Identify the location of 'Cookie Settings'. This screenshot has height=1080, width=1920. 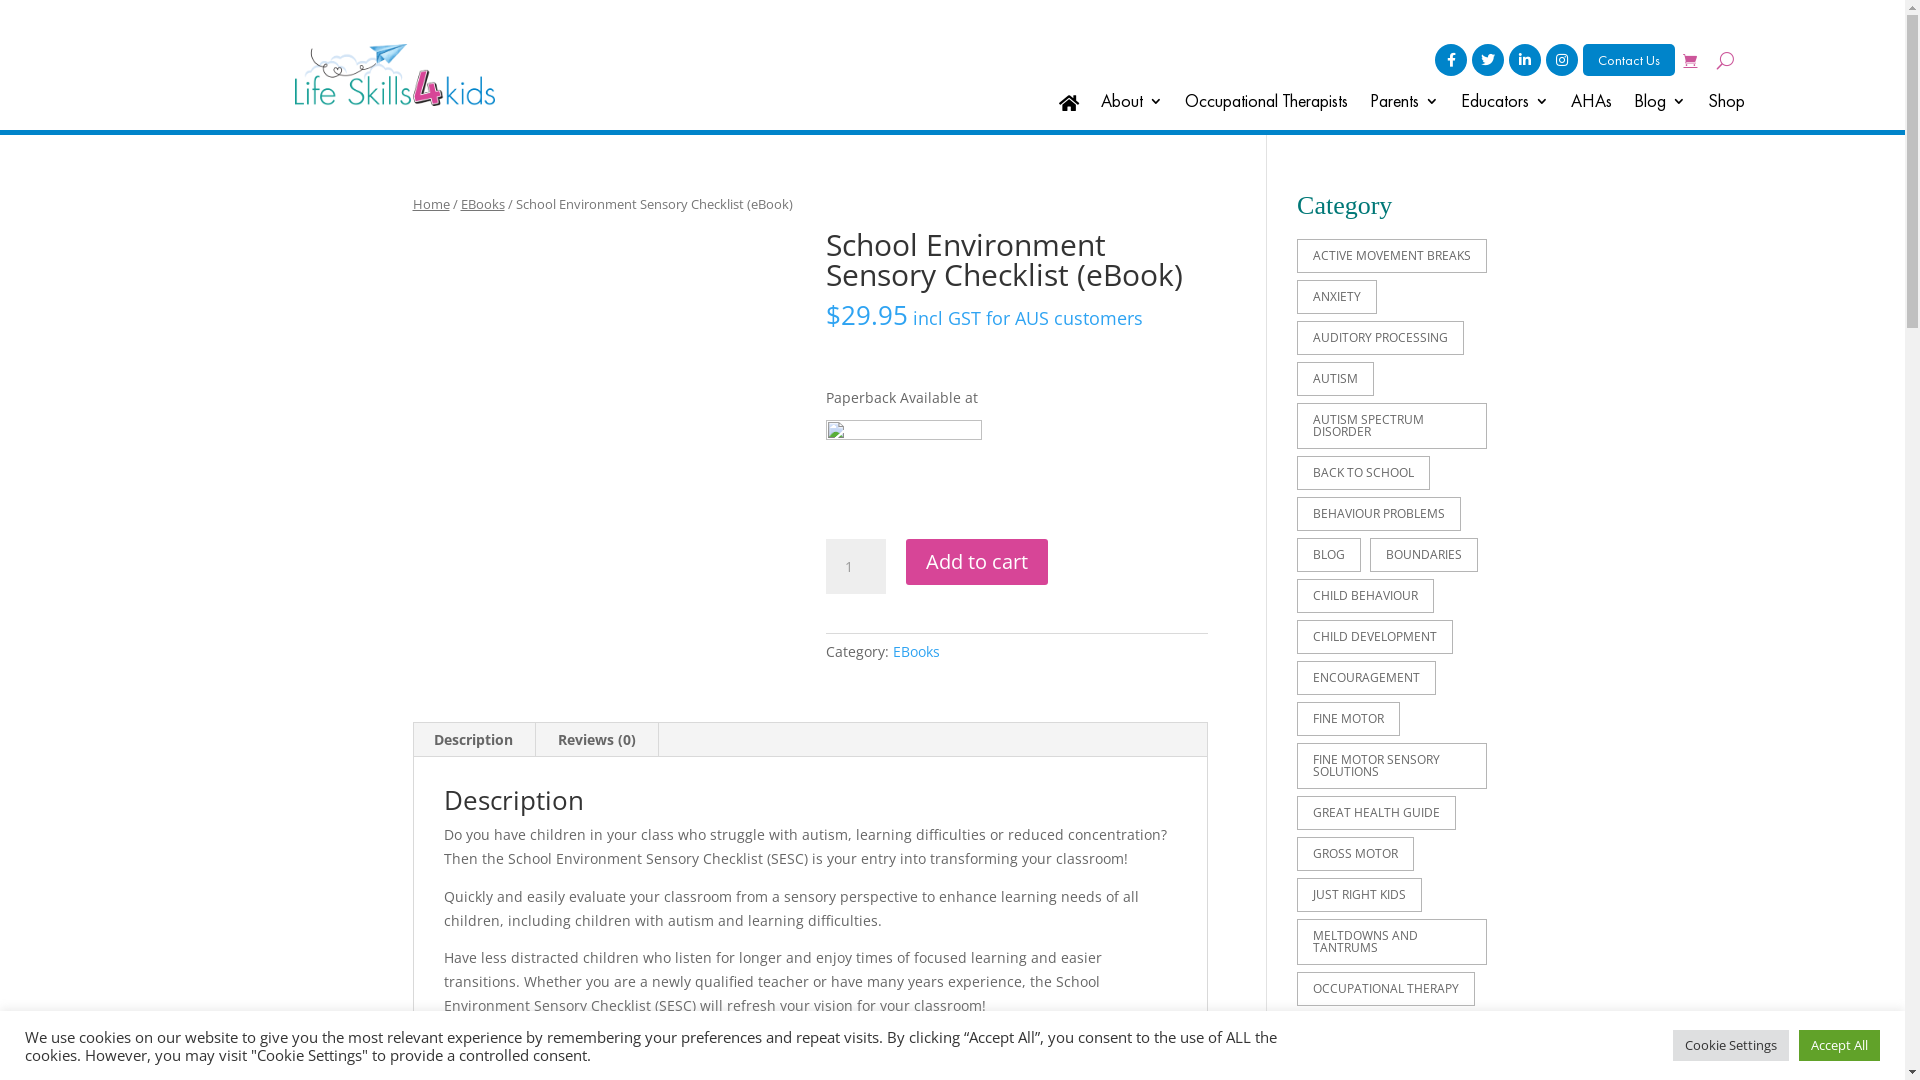
(1673, 1044).